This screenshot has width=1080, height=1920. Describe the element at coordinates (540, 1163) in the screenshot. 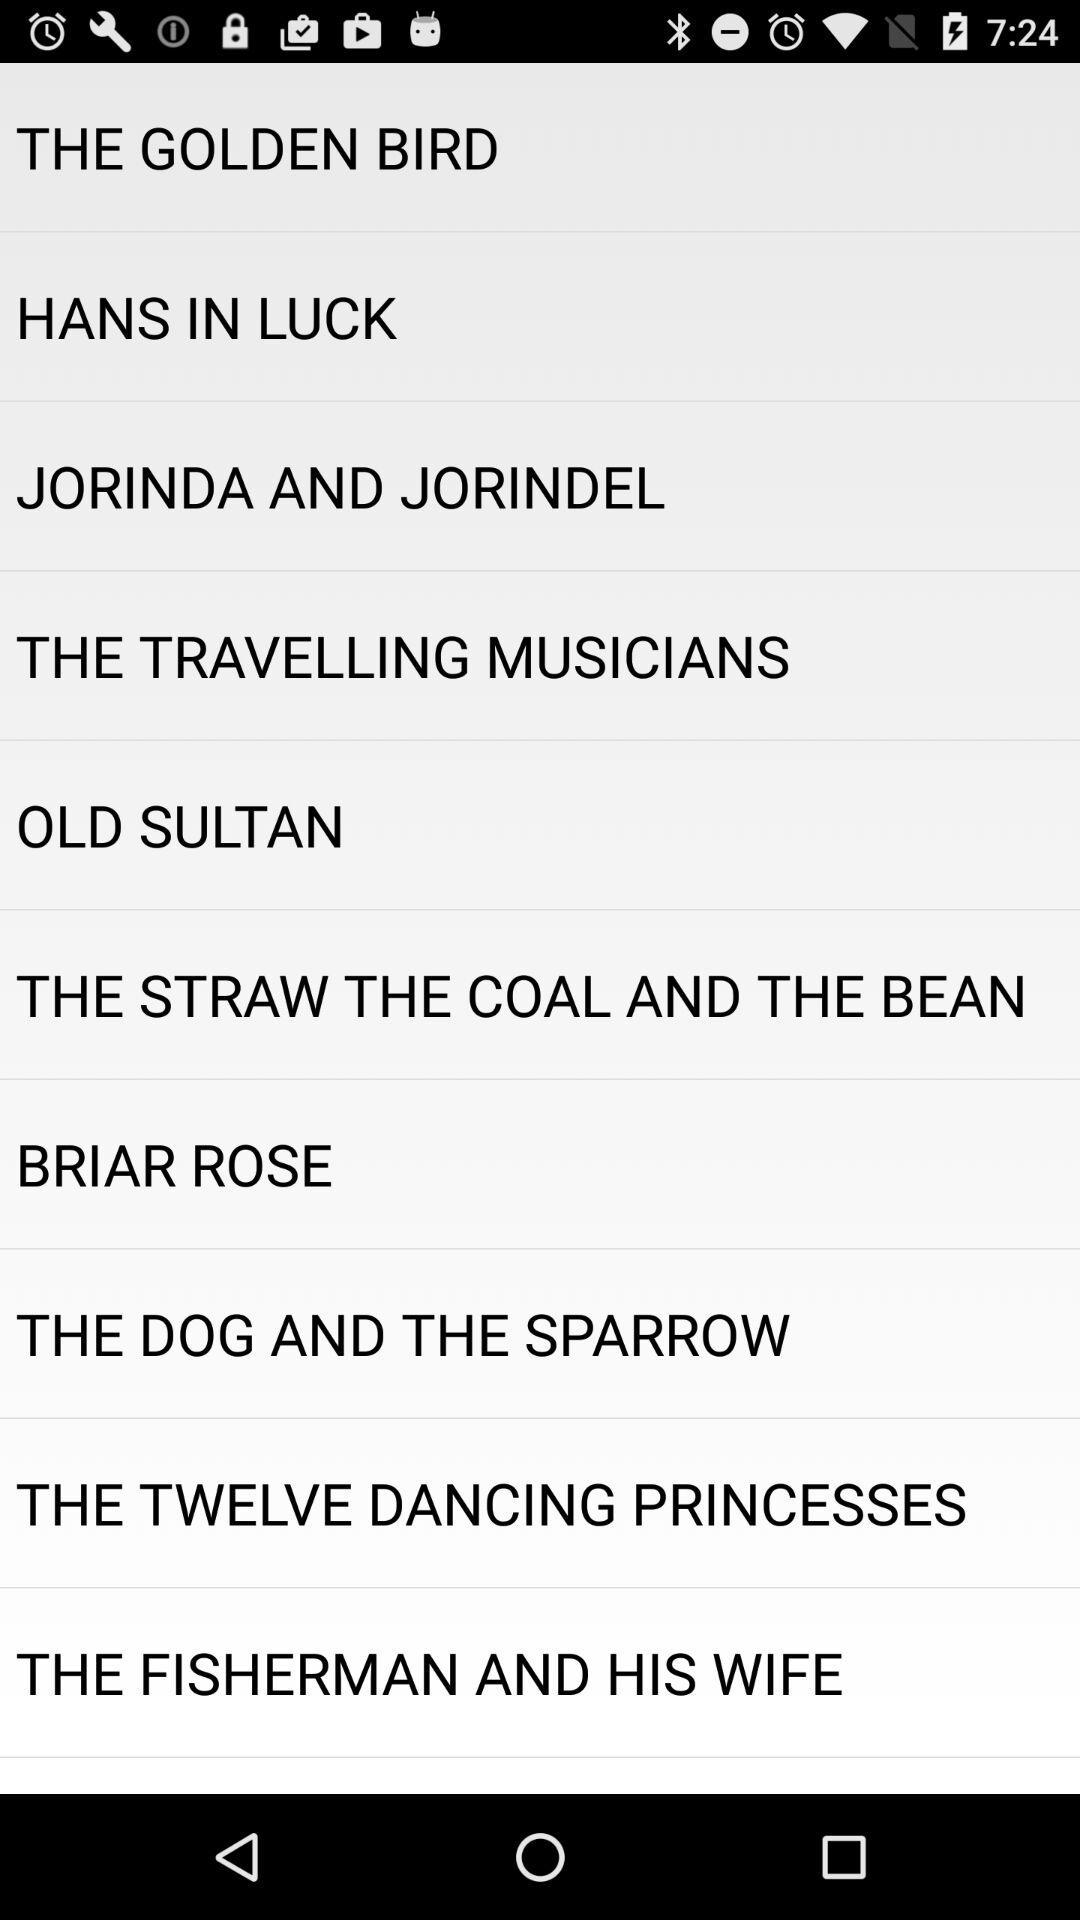

I see `the item above the dog and app` at that location.